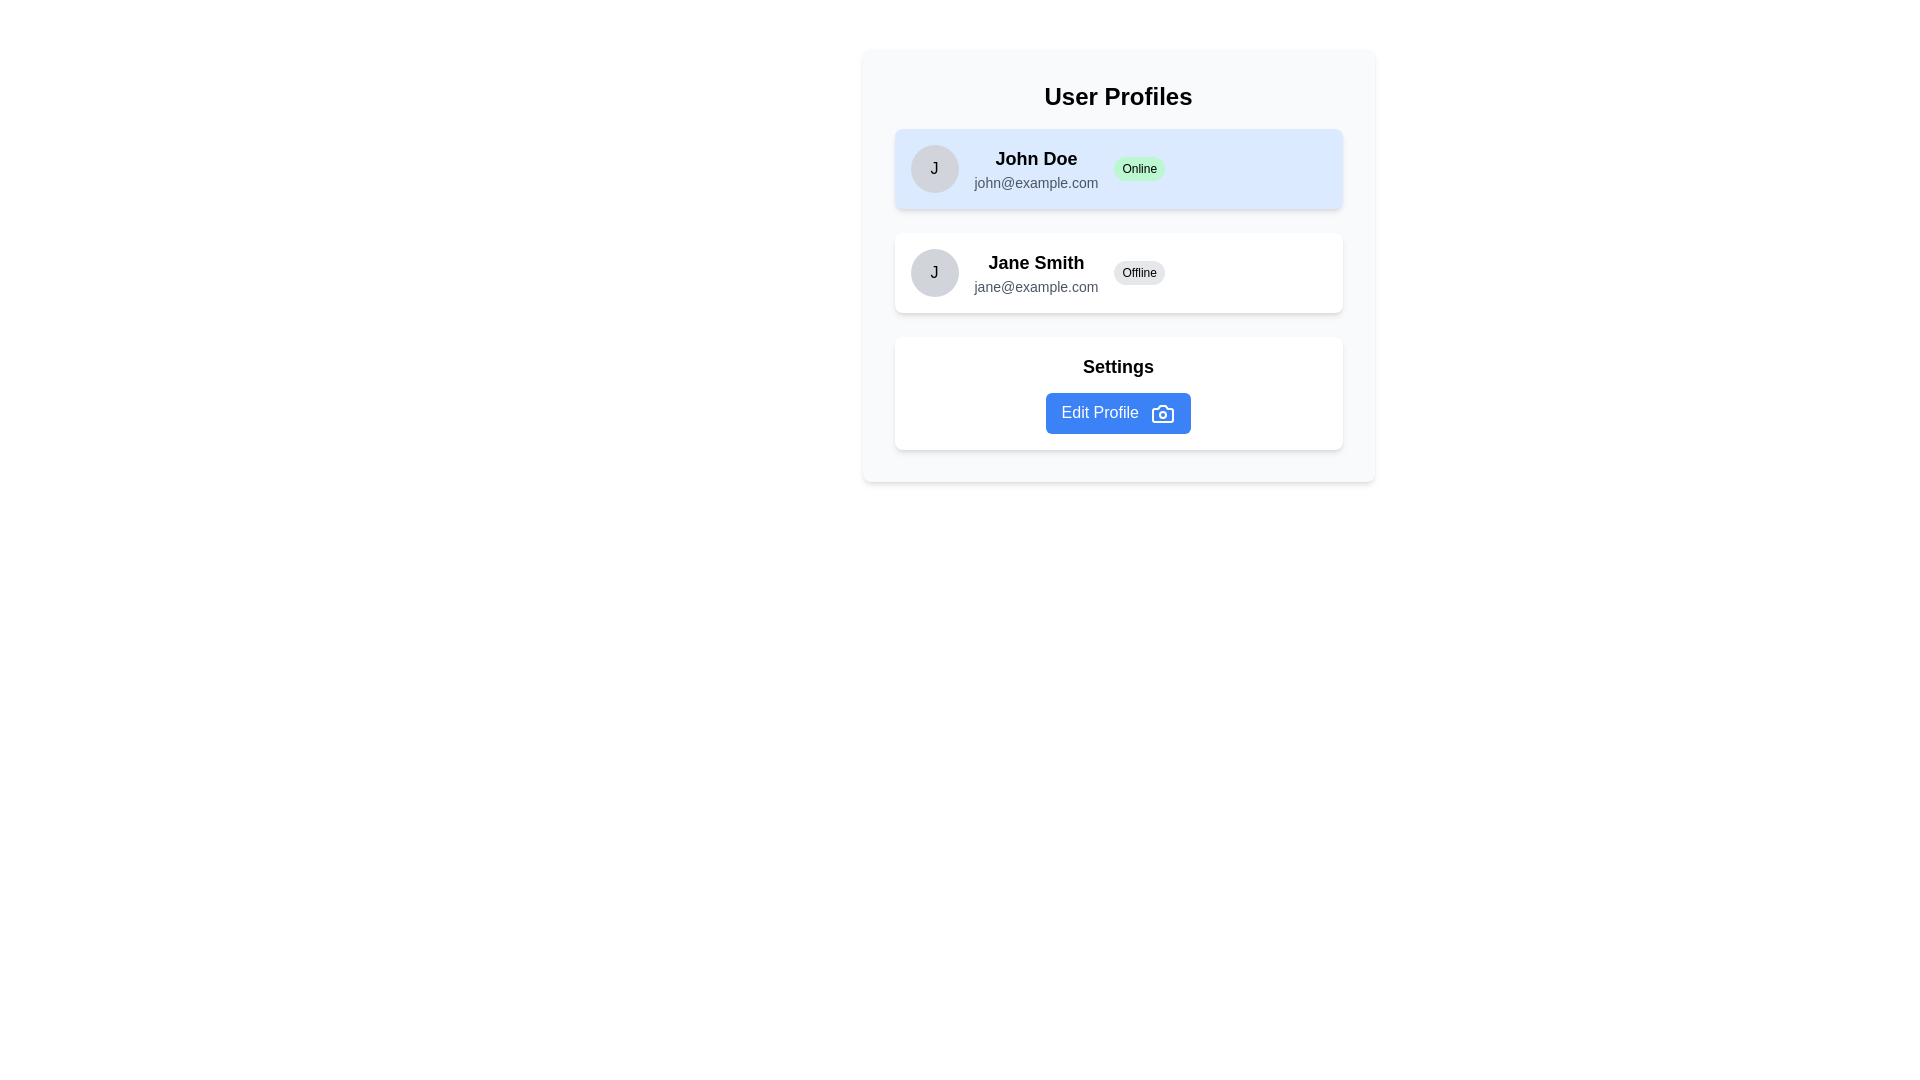 Image resolution: width=1920 pixels, height=1080 pixels. What do you see at coordinates (1036, 286) in the screenshot?
I see `the email address text label 'jane@example.com' displayed in a small gray font, located under the name 'Jane Smith' in the user profile card` at bounding box center [1036, 286].